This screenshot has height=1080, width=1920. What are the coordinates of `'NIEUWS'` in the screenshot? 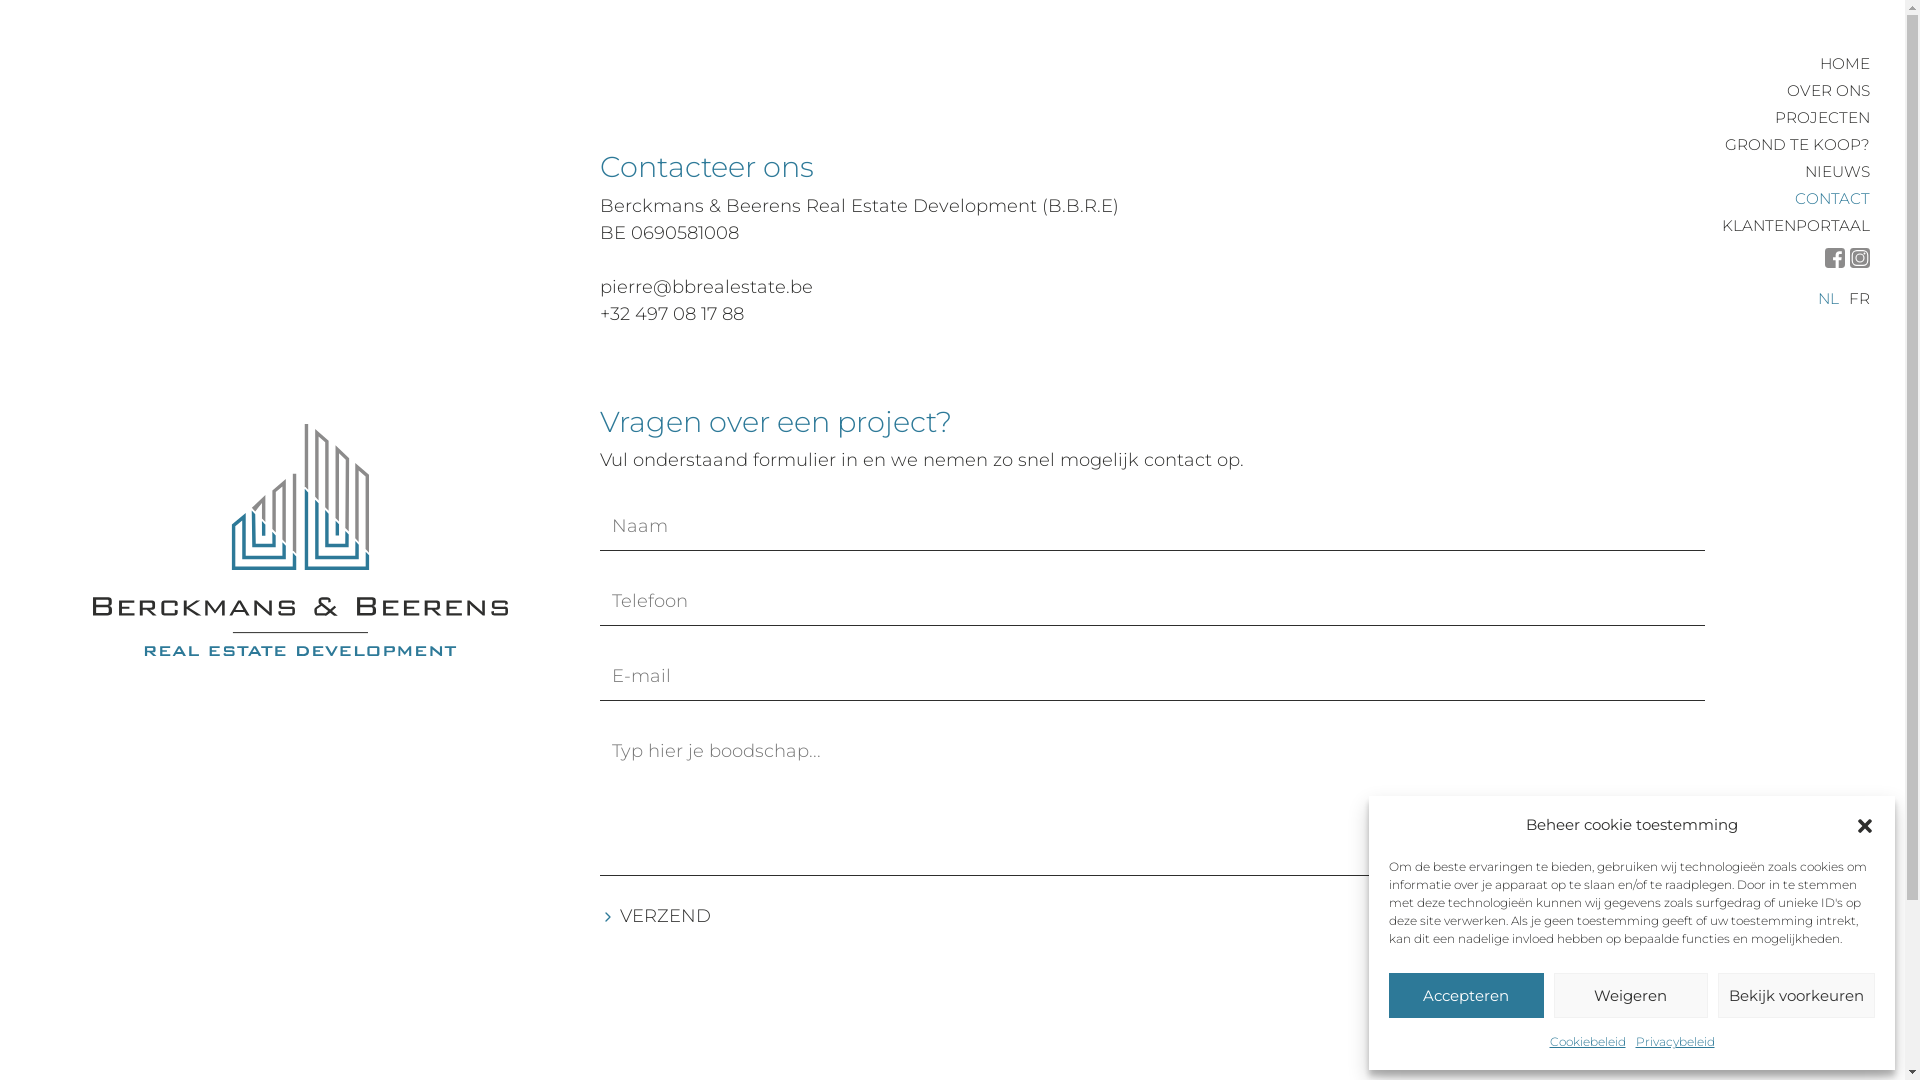 It's located at (1837, 170).